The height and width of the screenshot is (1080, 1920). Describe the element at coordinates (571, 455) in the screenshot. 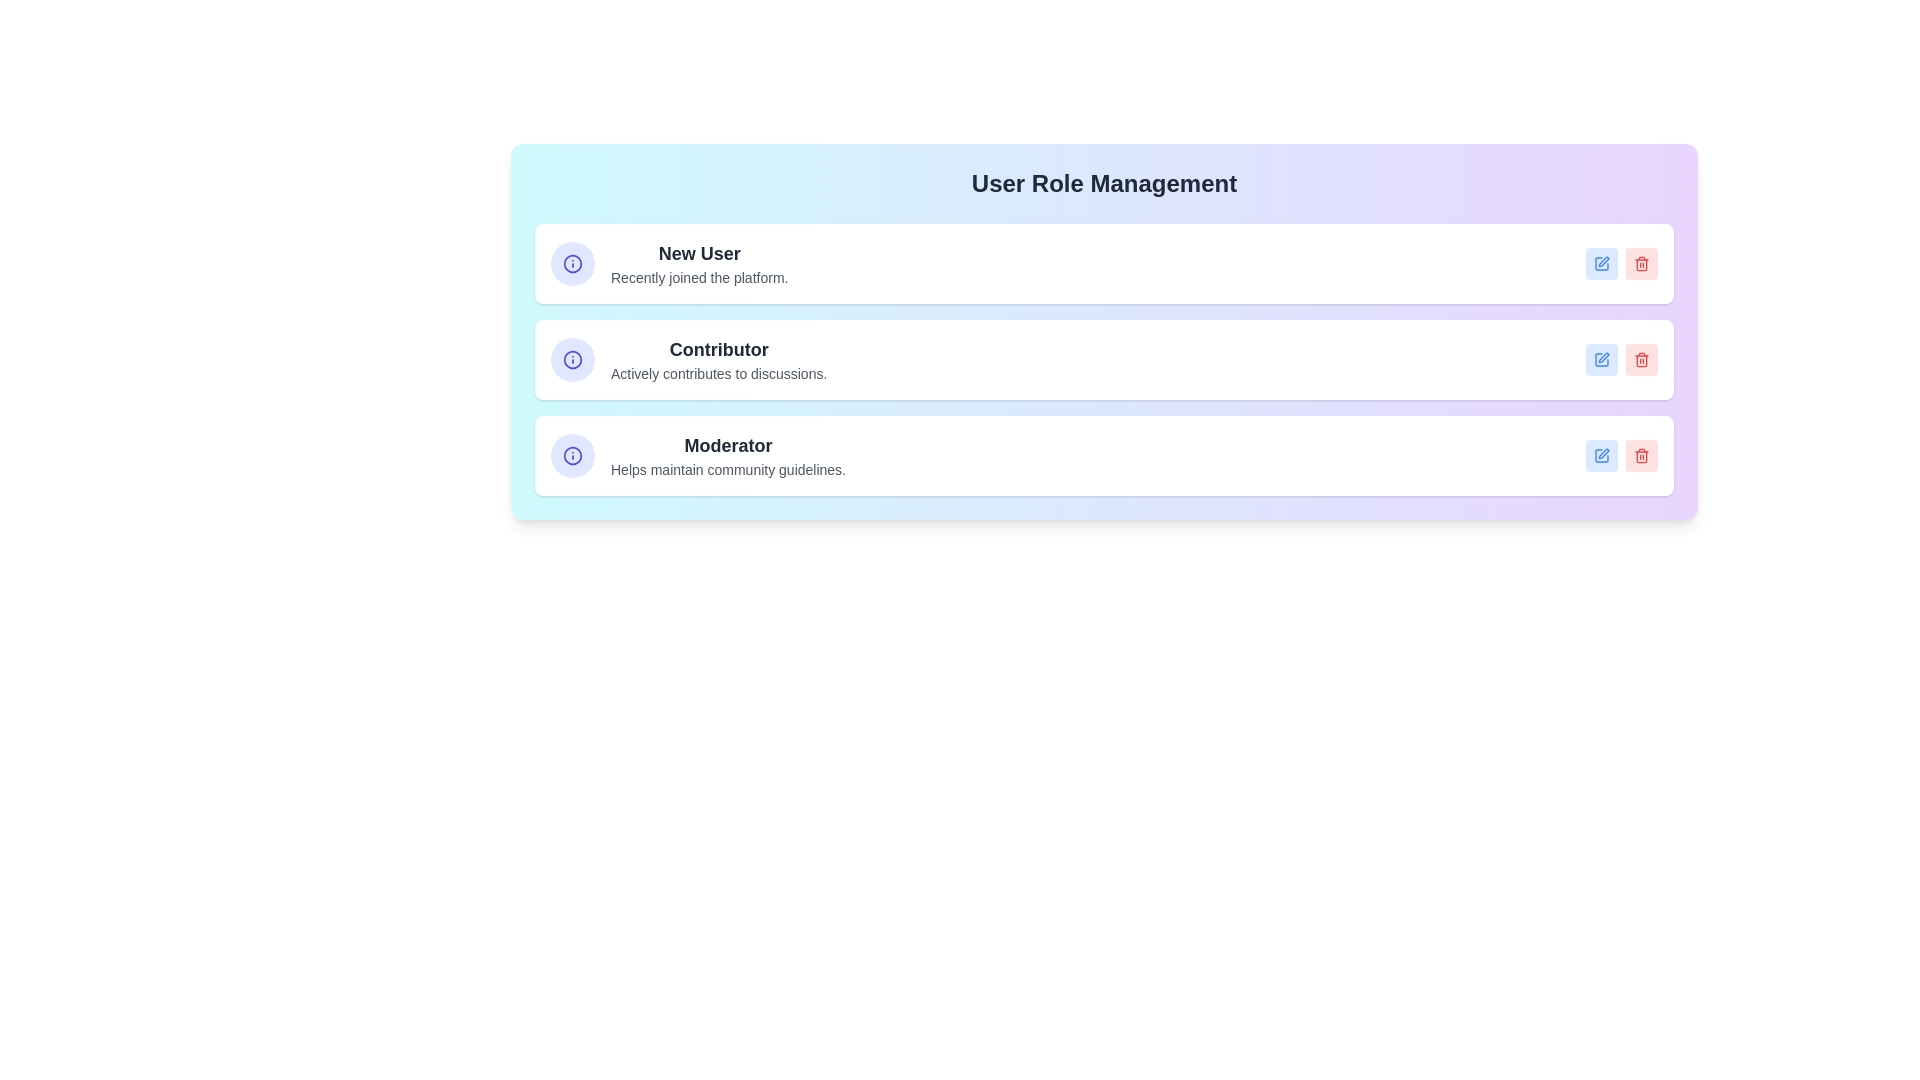

I see `the information icon of the tag labeled 'Moderator'` at that location.